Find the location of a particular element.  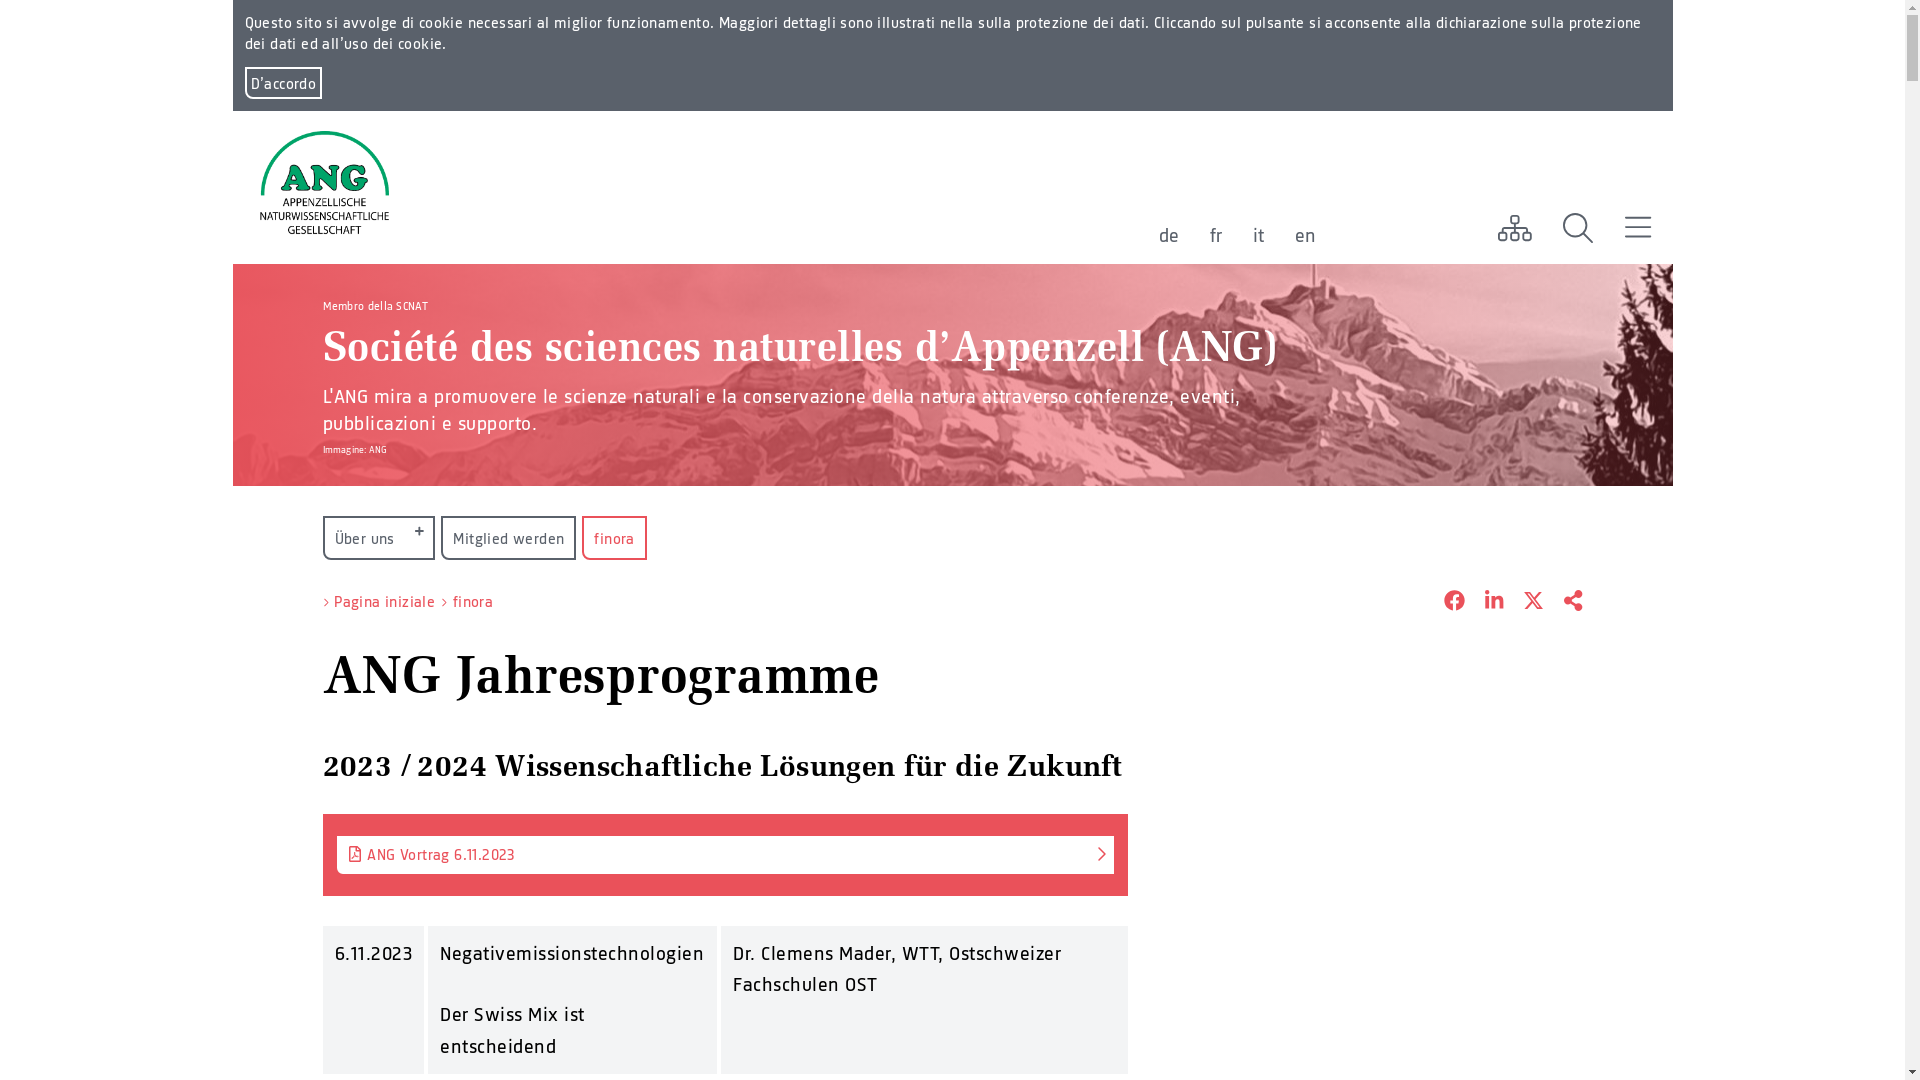

'en' is located at coordinates (1294, 234).